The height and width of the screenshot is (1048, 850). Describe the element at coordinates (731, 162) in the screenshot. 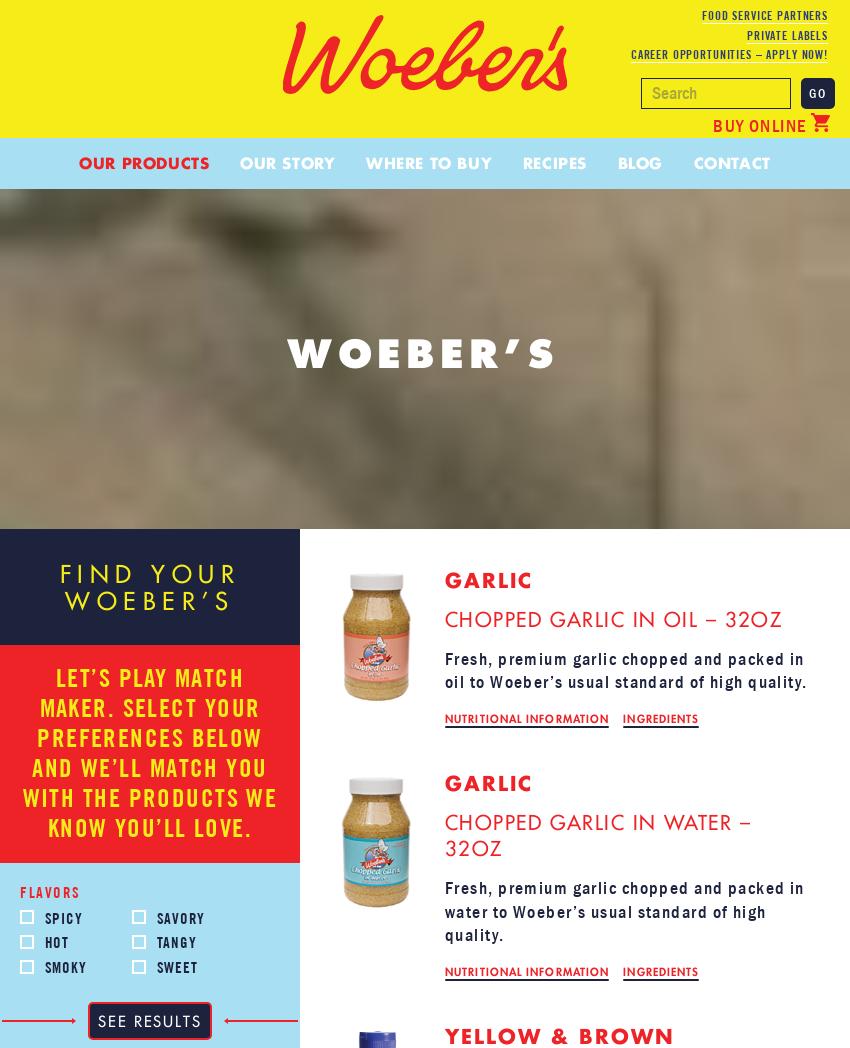

I see `'Contact'` at that location.